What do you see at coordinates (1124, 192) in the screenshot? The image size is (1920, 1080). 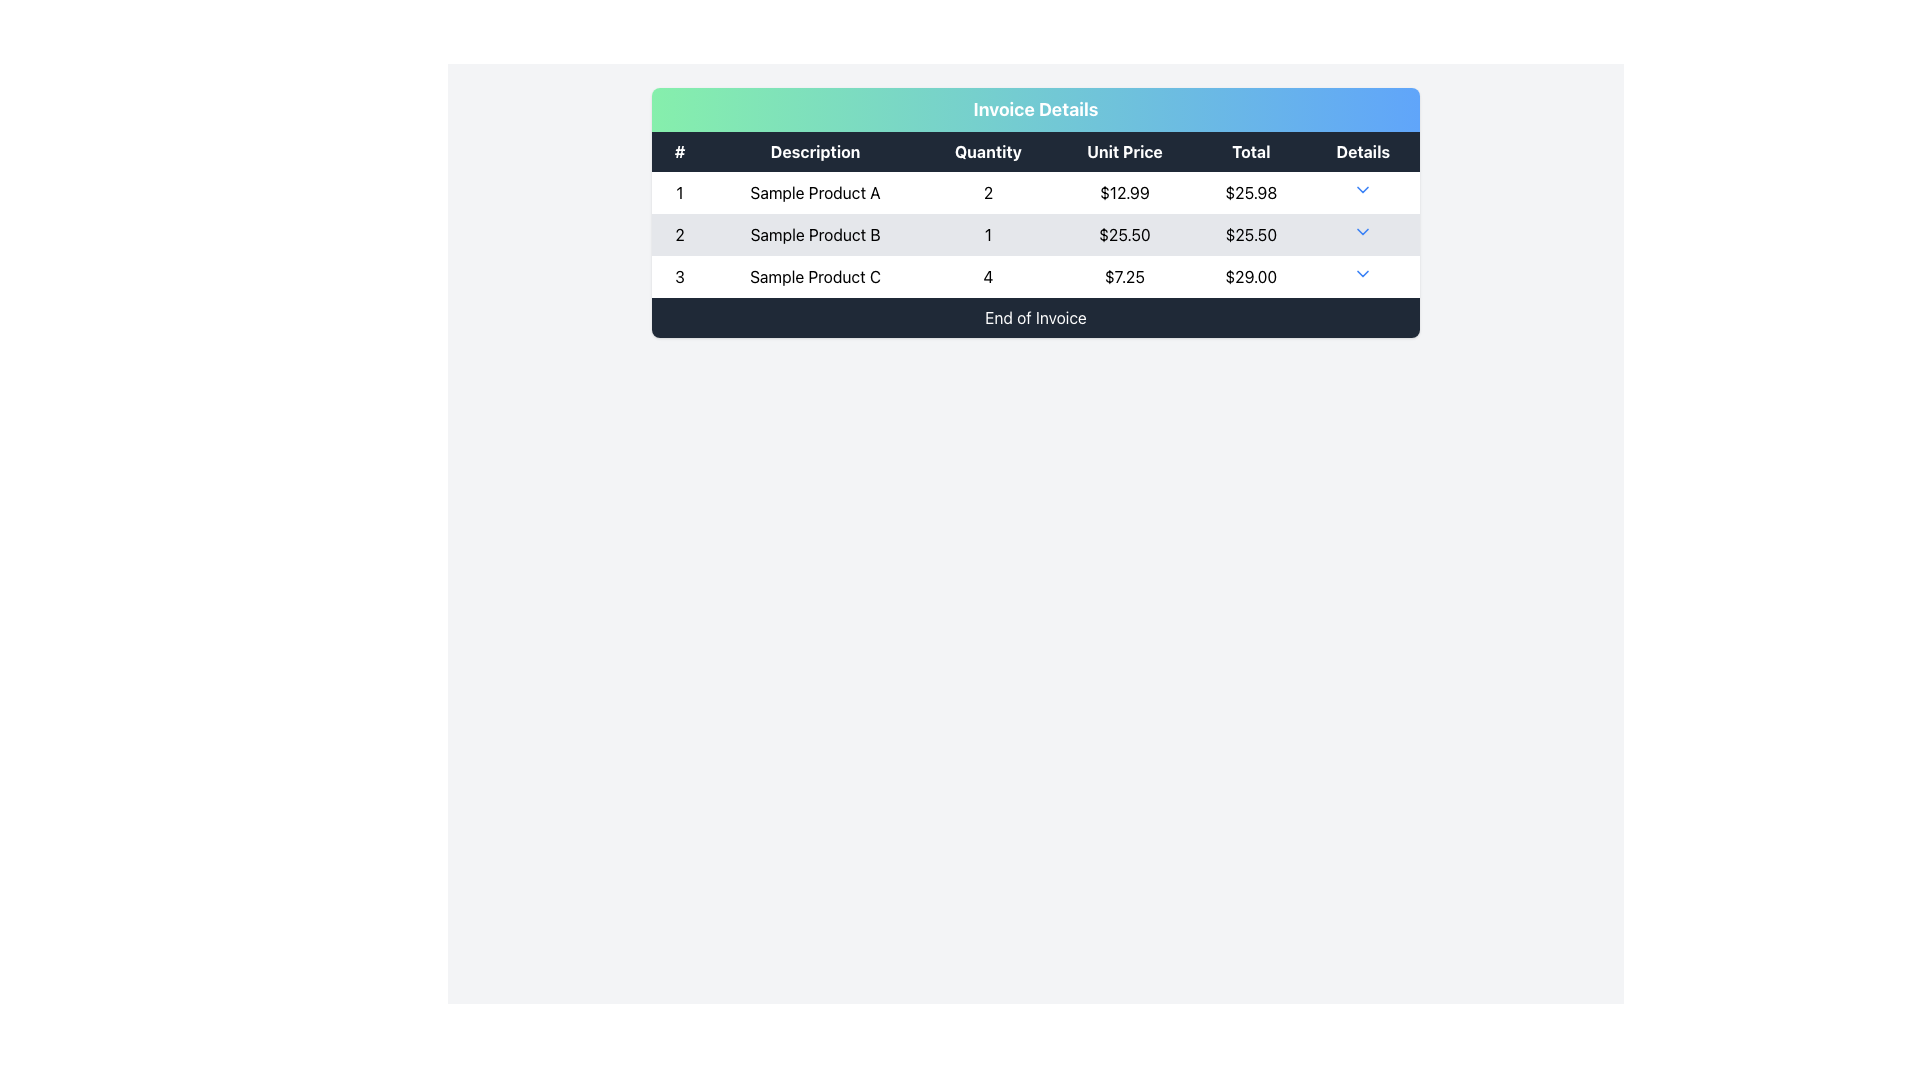 I see `the static text displaying the unit price of 'Sample Product A', which is located in the fourth column of the table, between the quantity '2' and the total '$25.98'` at bounding box center [1124, 192].